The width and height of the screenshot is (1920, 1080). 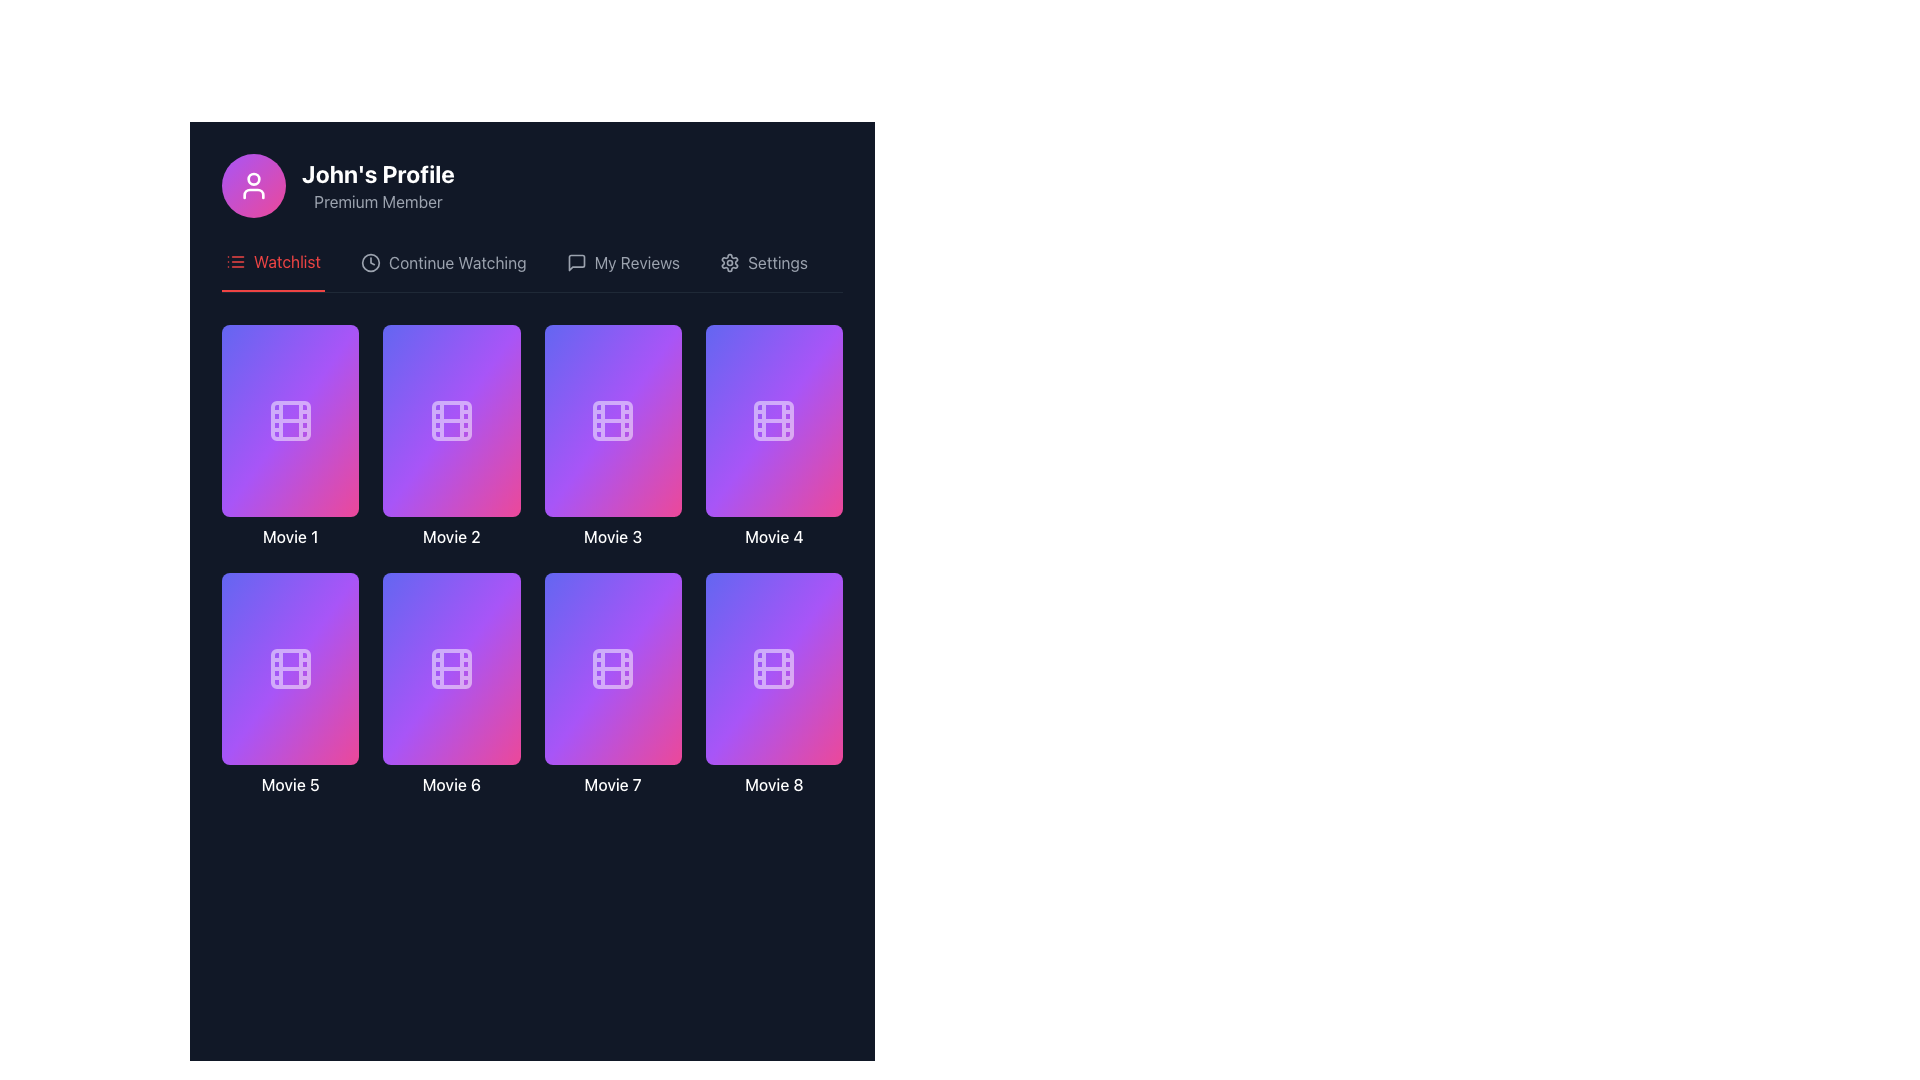 I want to click on the 'Movie 3' card, which is a rectangular card with a gradient background and a white film reel icon at its center, so click(x=612, y=419).